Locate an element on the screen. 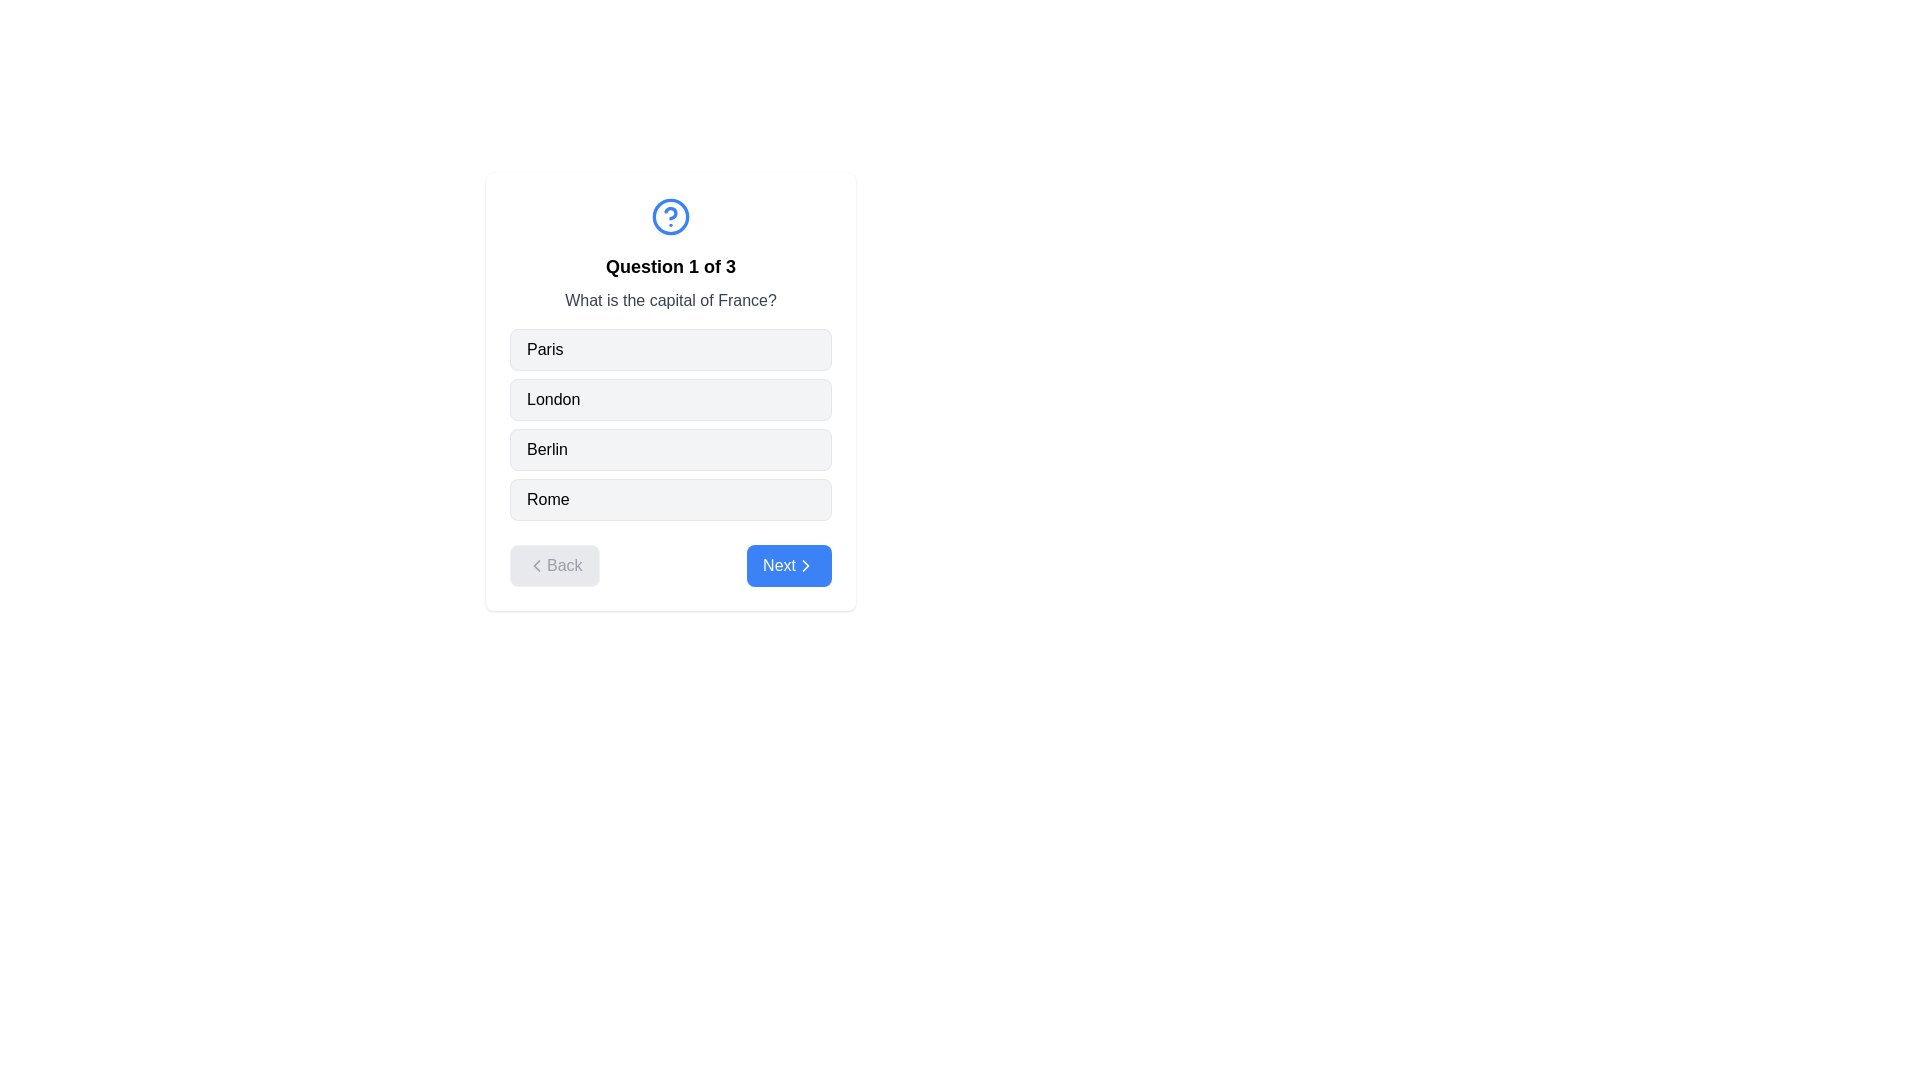  the Text Label displaying 'Question 1 of 3', which is styled prominently in a bold font and located below a blue circular icon with a question mark is located at coordinates (671, 265).